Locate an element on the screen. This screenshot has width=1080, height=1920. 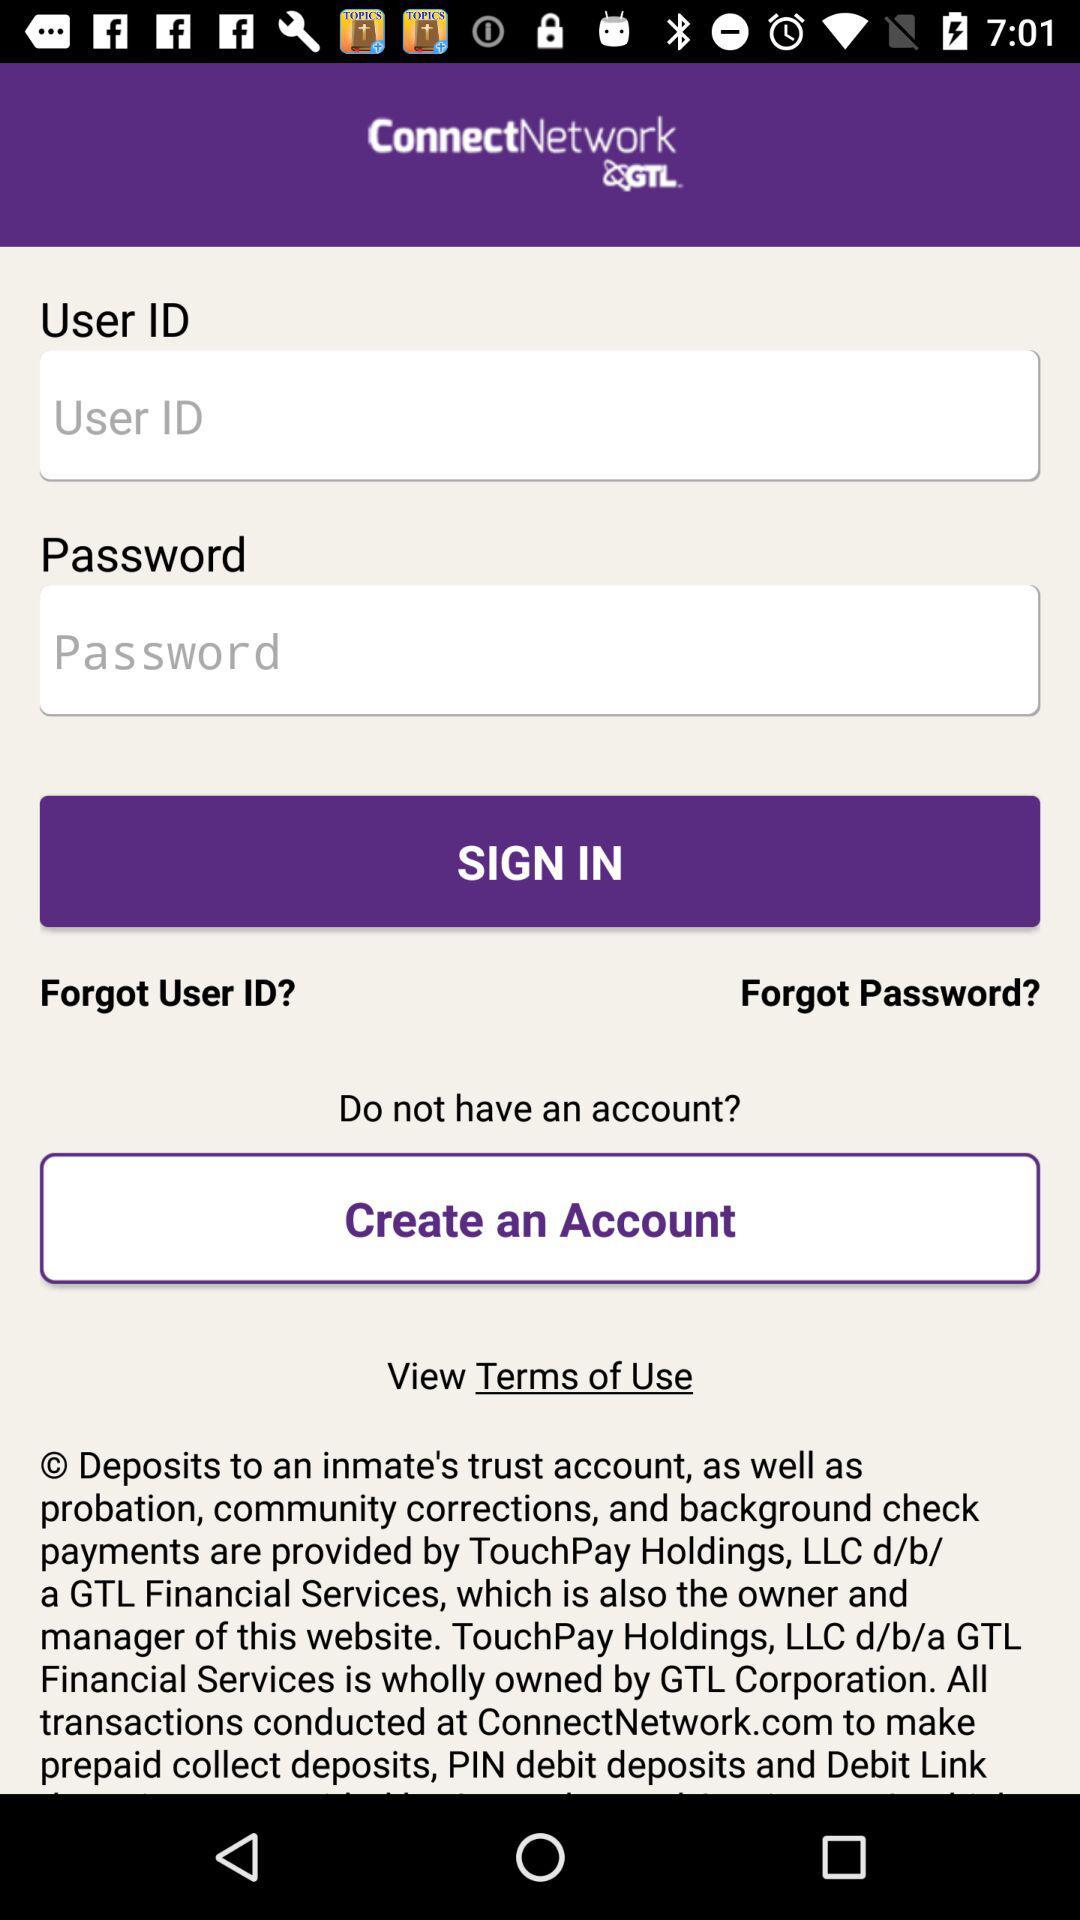
username is located at coordinates (540, 414).